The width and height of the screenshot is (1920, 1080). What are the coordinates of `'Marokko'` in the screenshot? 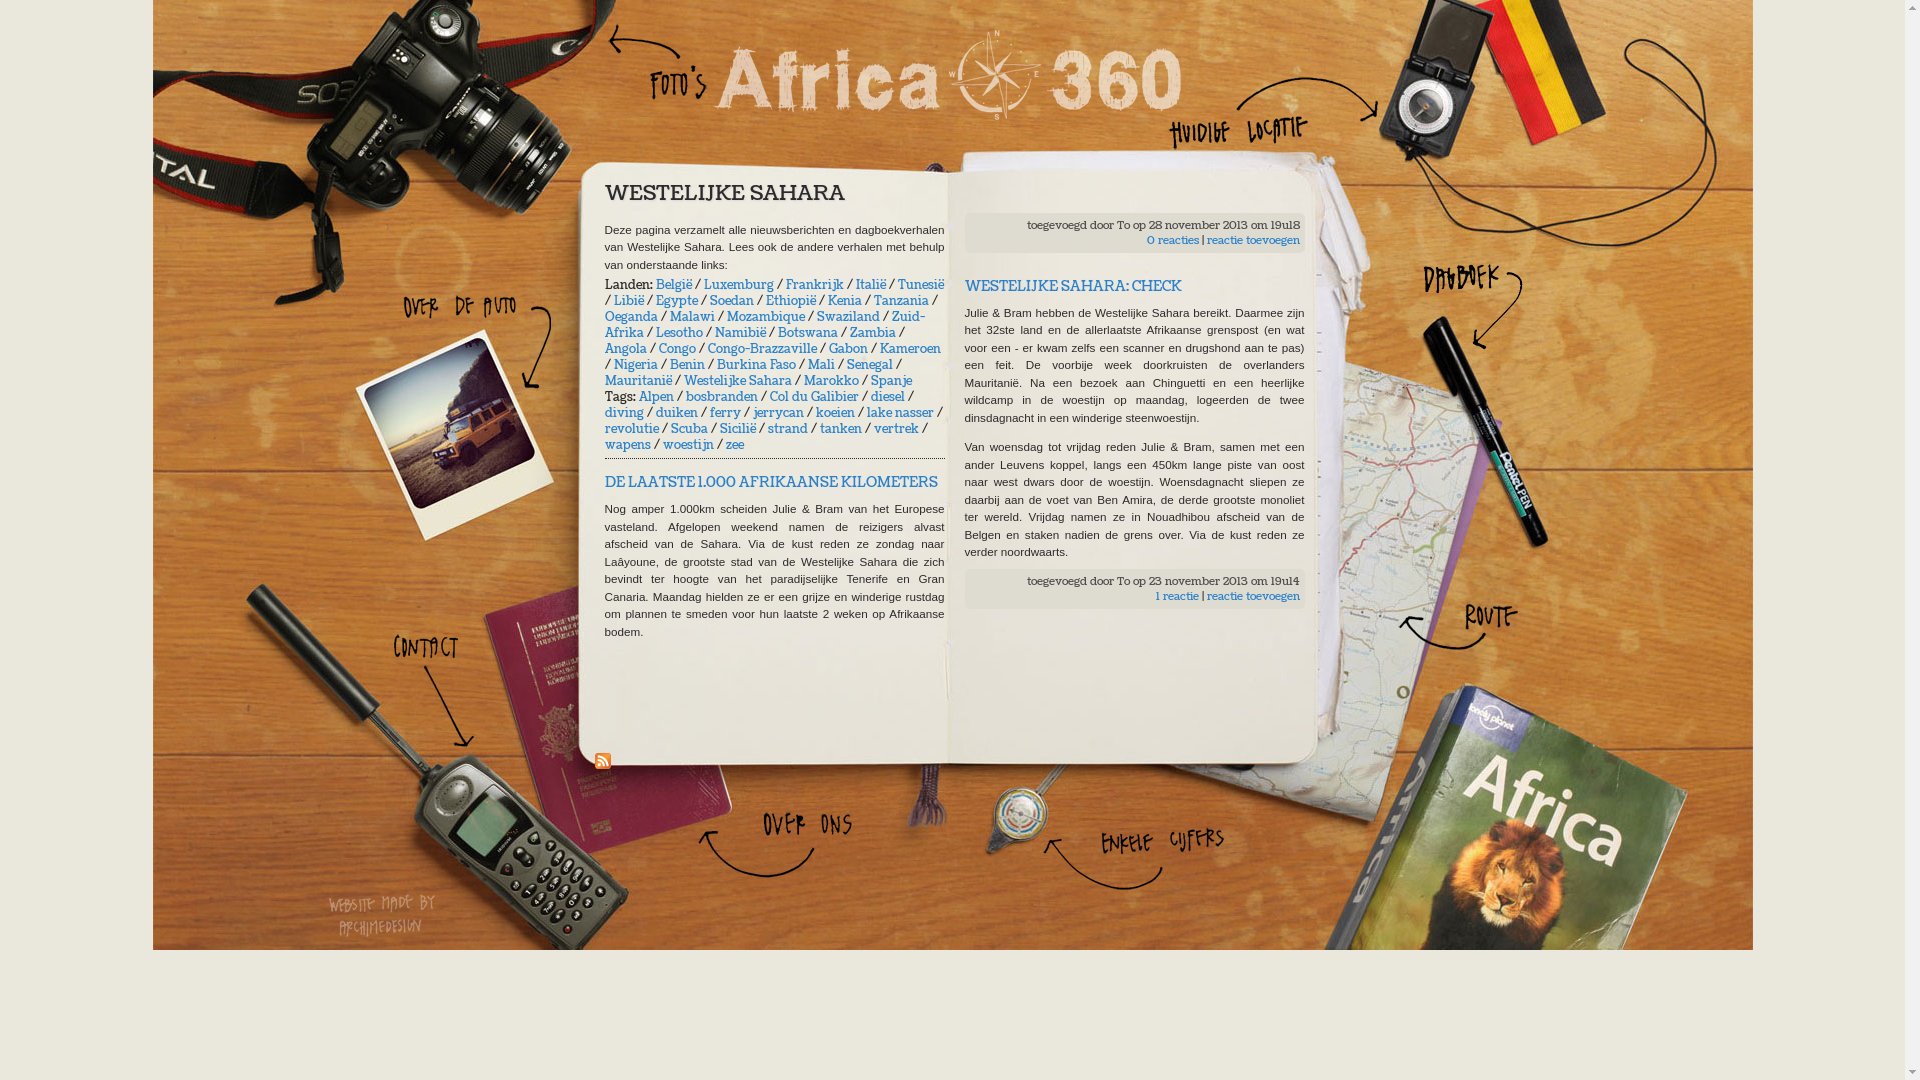 It's located at (804, 381).